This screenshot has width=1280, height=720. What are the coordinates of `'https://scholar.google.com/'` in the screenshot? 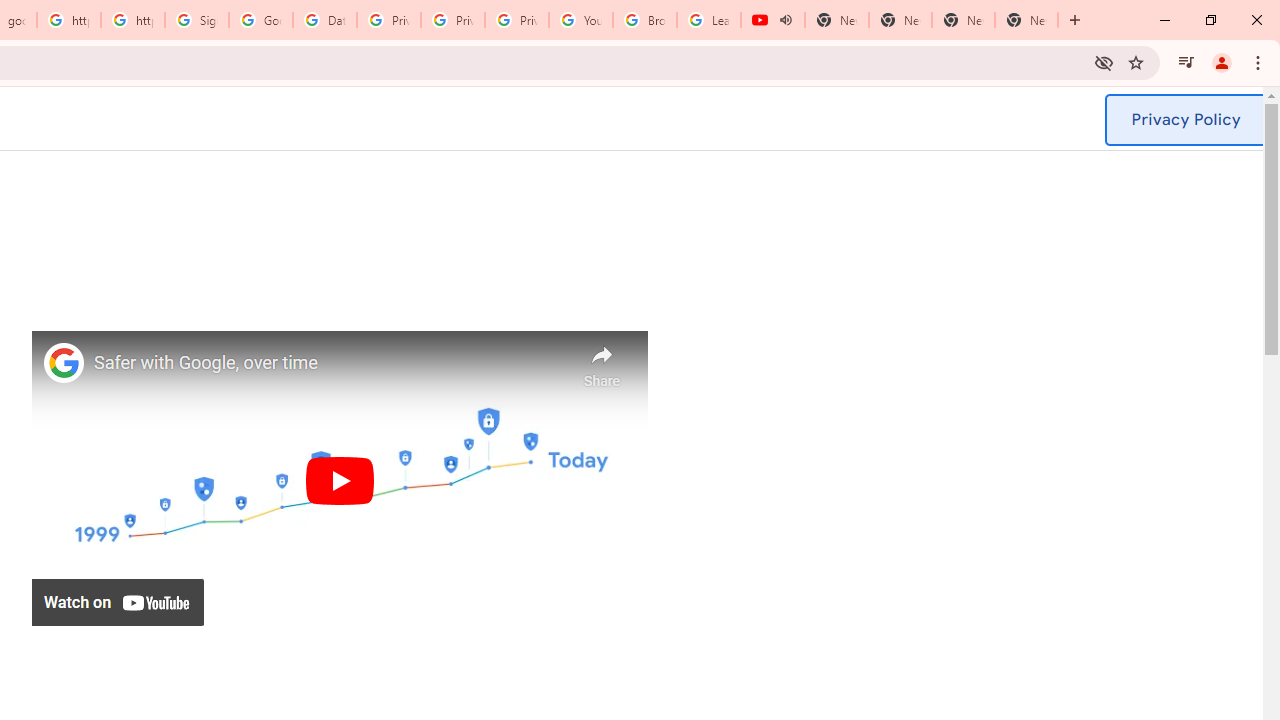 It's located at (132, 20).